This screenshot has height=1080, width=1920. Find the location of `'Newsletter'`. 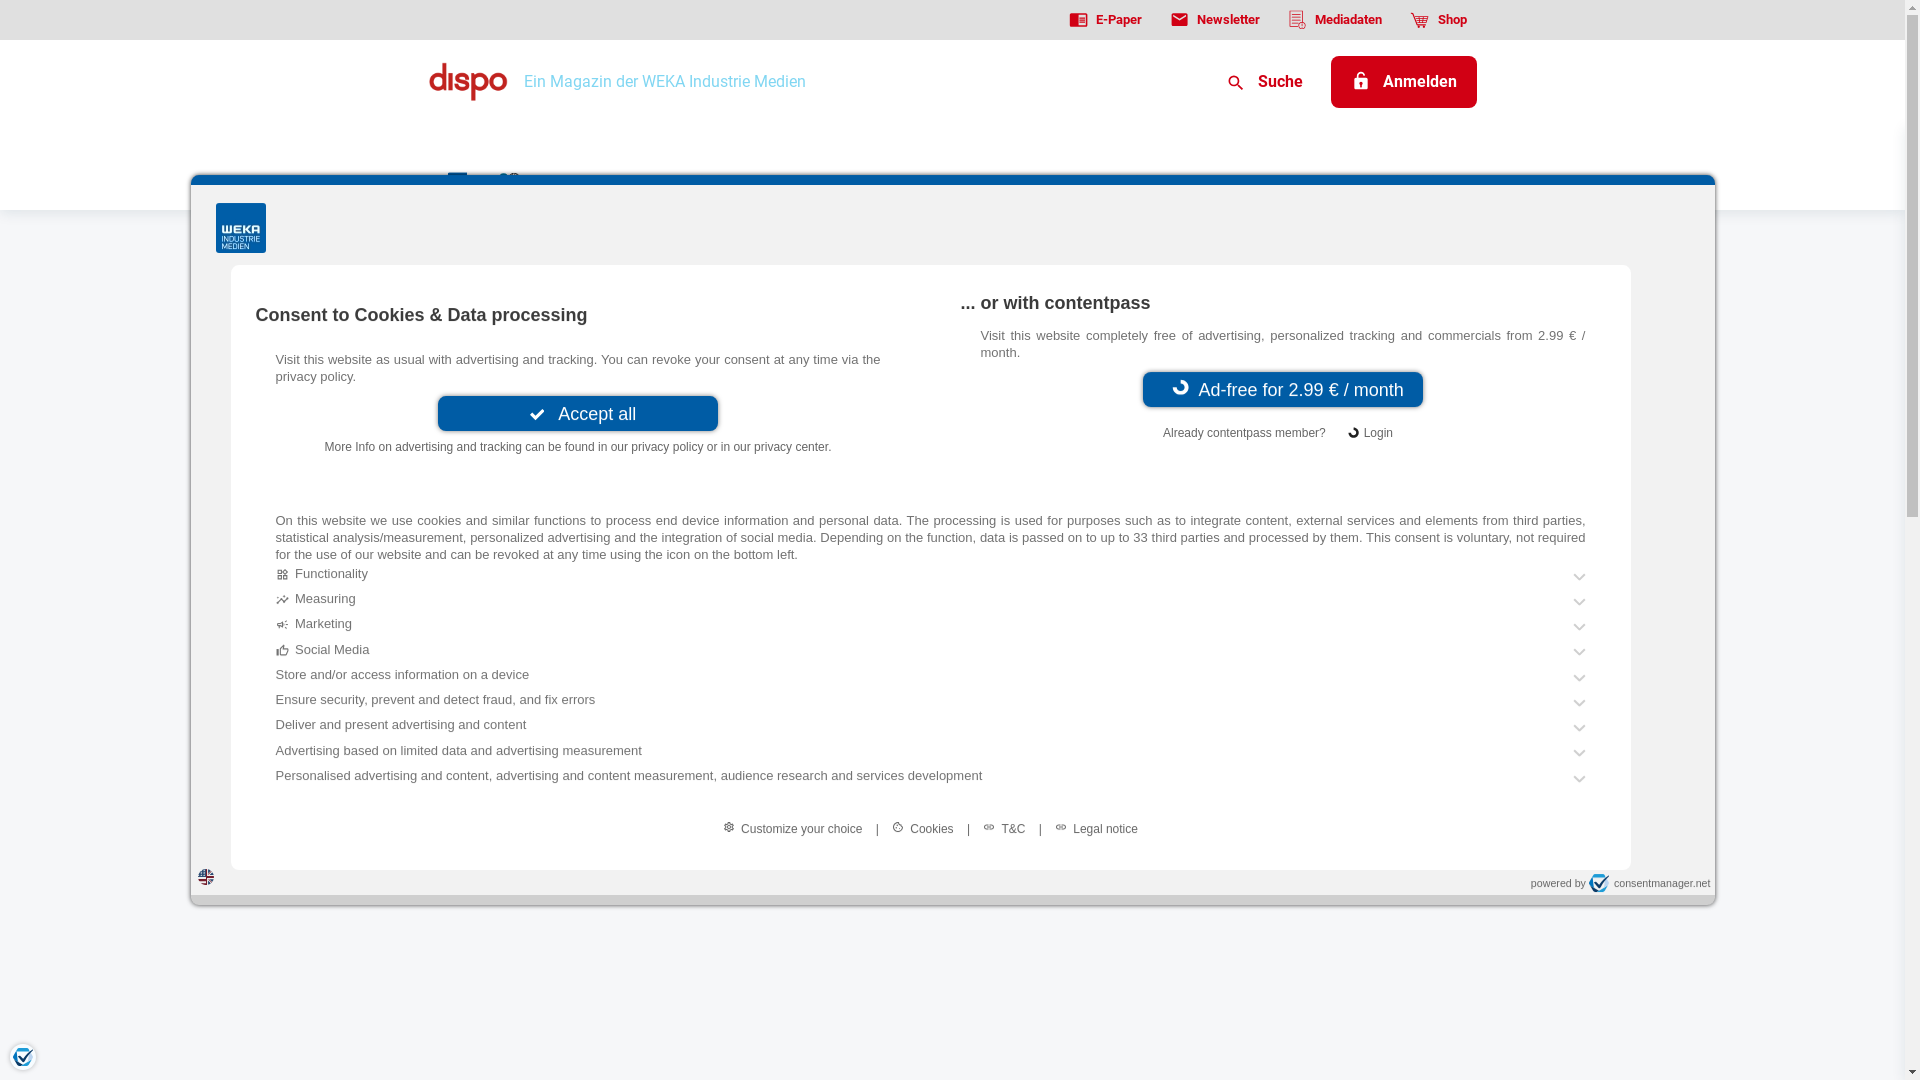

'Newsletter' is located at coordinates (1213, 19).